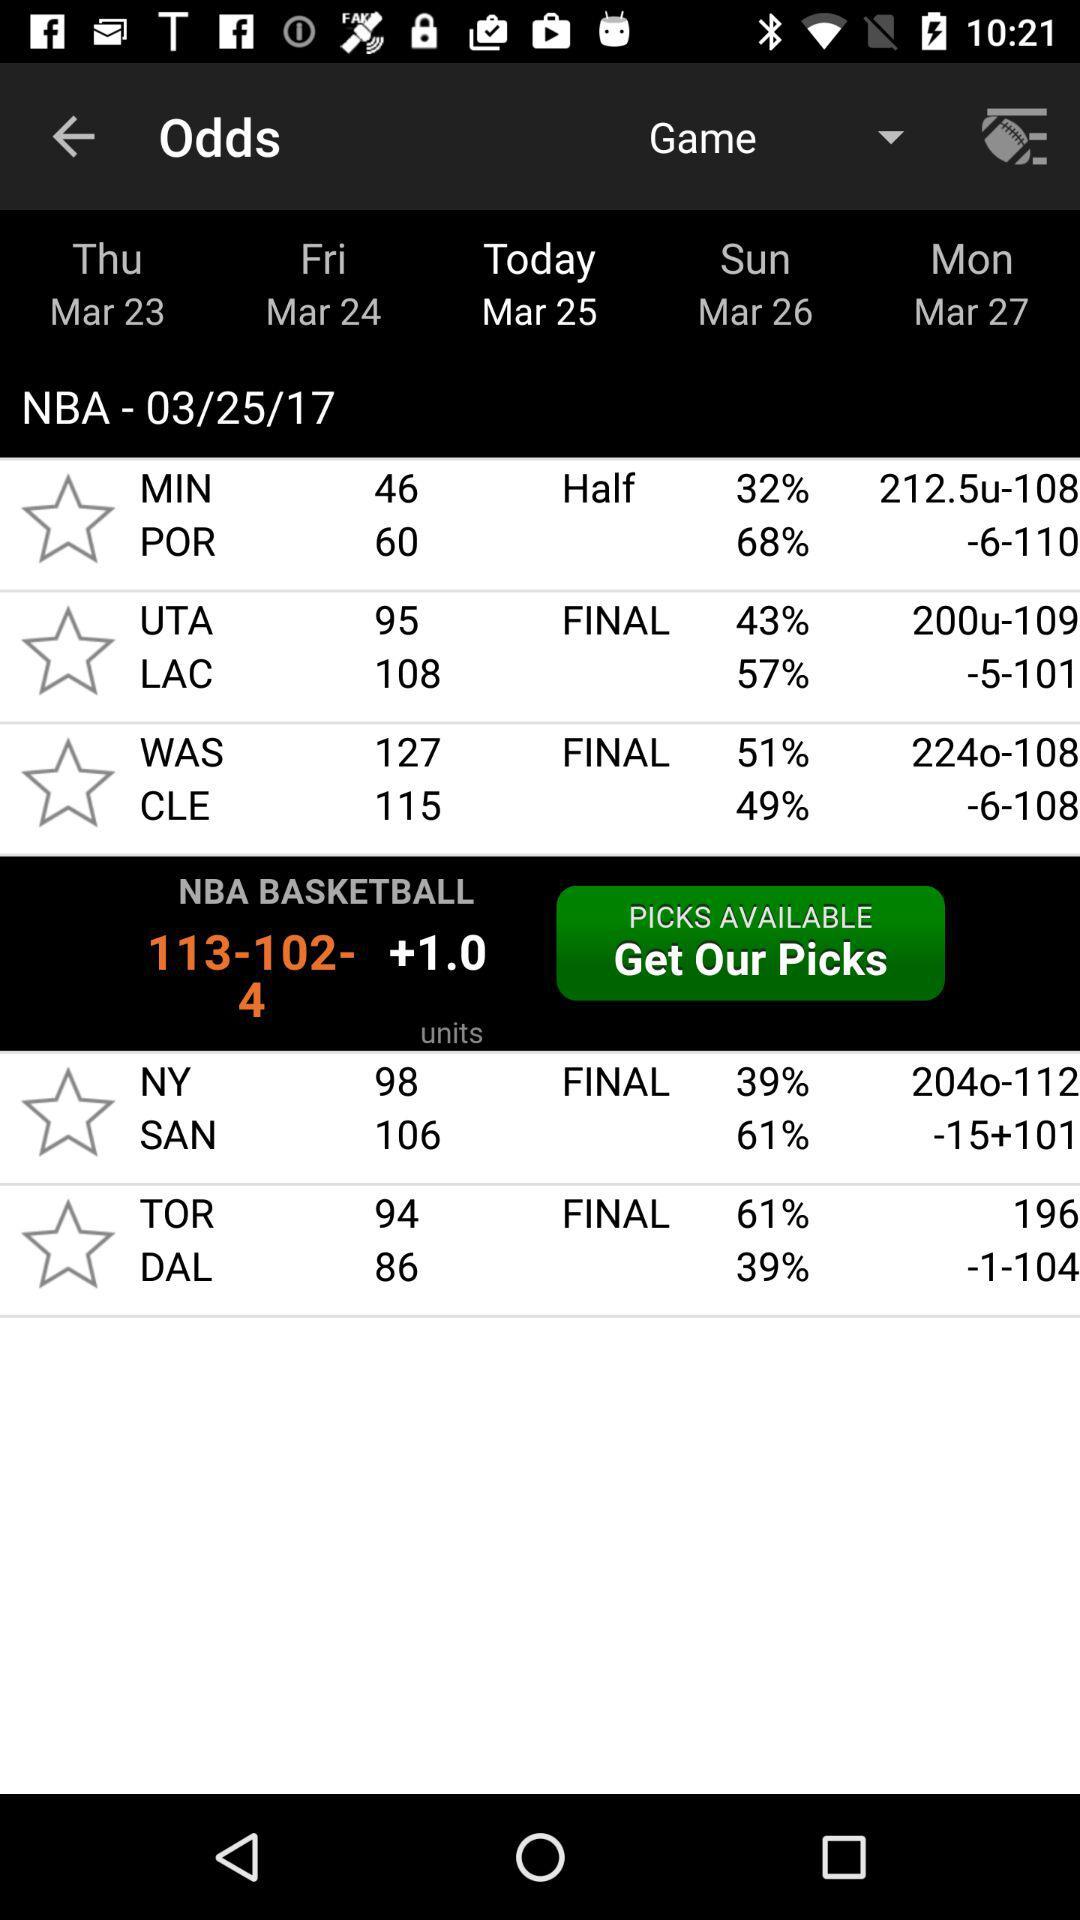 The image size is (1080, 1920). What do you see at coordinates (1017, 135) in the screenshot?
I see `open menu` at bounding box center [1017, 135].